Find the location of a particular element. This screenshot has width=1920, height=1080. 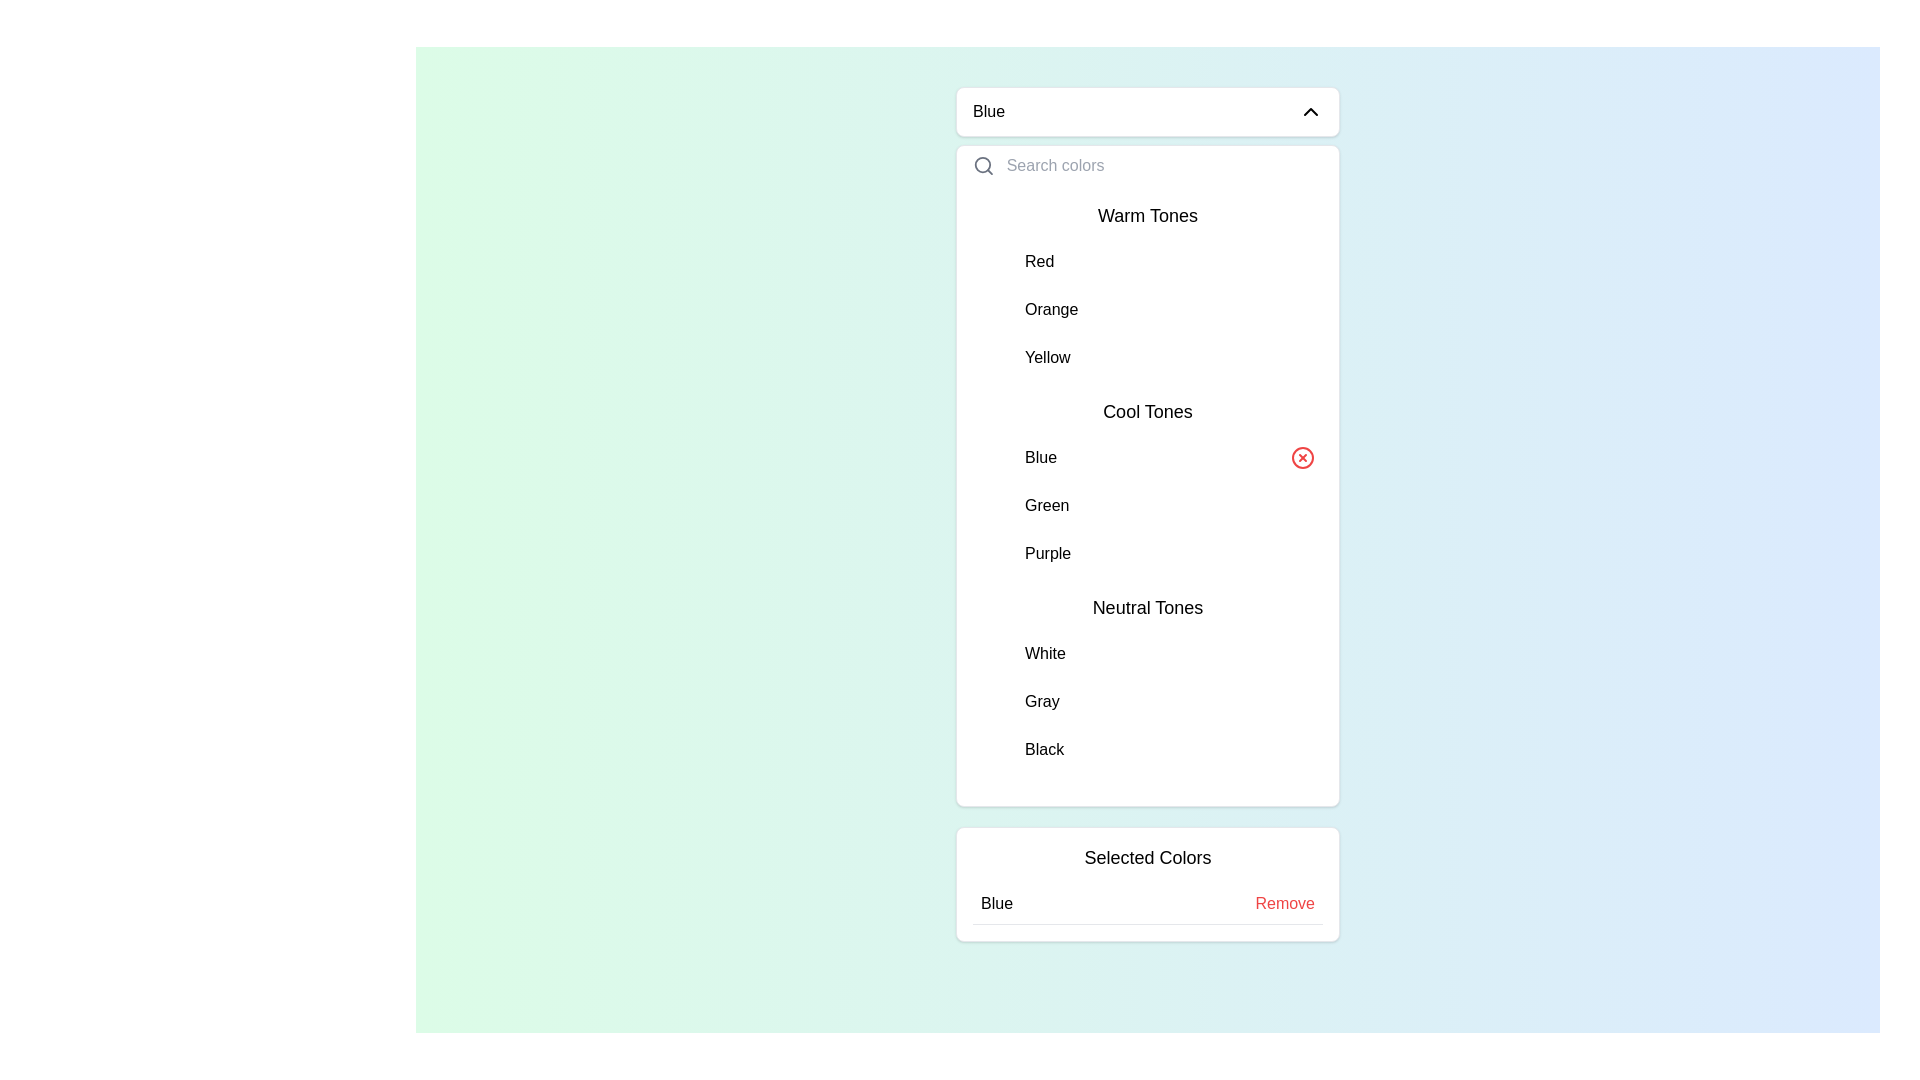

the small red circular icon with a cross inside, located to the far right of the text label 'Blue' is located at coordinates (1302, 458).